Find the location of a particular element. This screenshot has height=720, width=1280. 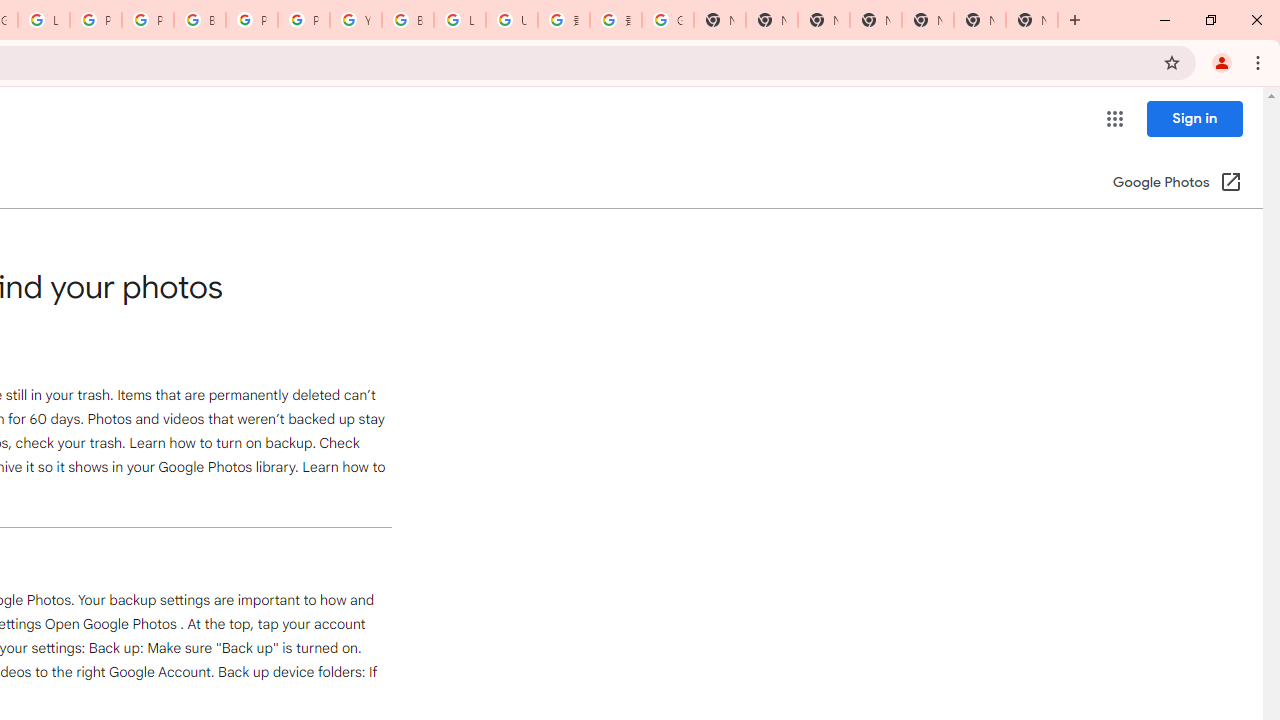

'Privacy Help Center - Policies Help' is located at coordinates (146, 20).